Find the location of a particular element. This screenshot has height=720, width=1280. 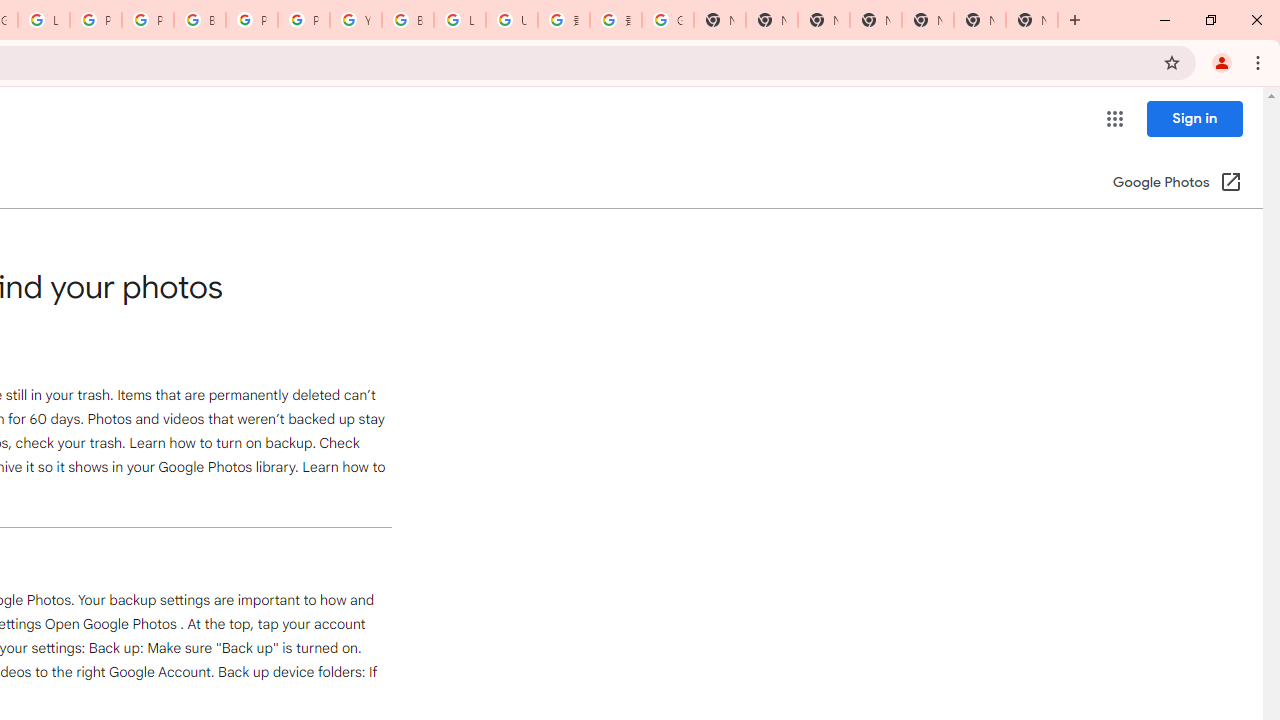

'Privacy Help Center - Policies Help' is located at coordinates (146, 20).